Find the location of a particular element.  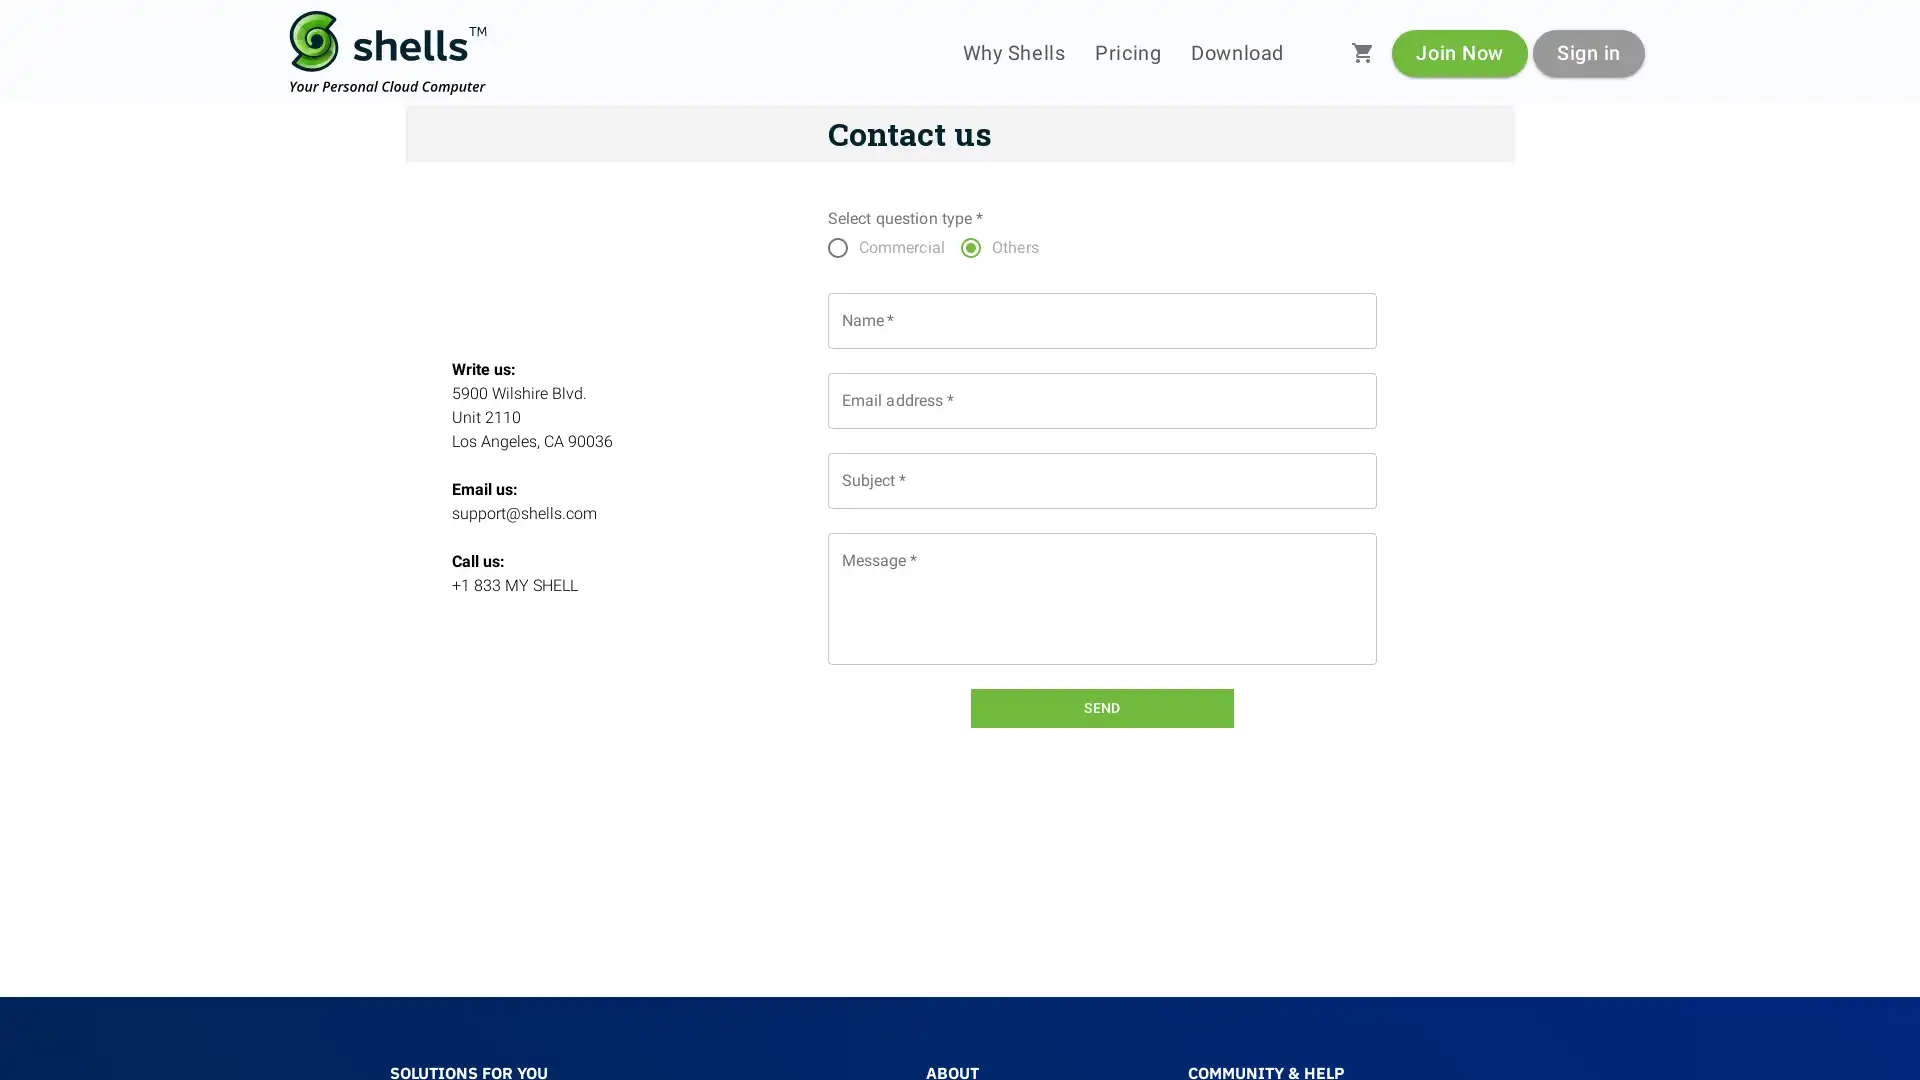

Pricing is located at coordinates (1128, 52).